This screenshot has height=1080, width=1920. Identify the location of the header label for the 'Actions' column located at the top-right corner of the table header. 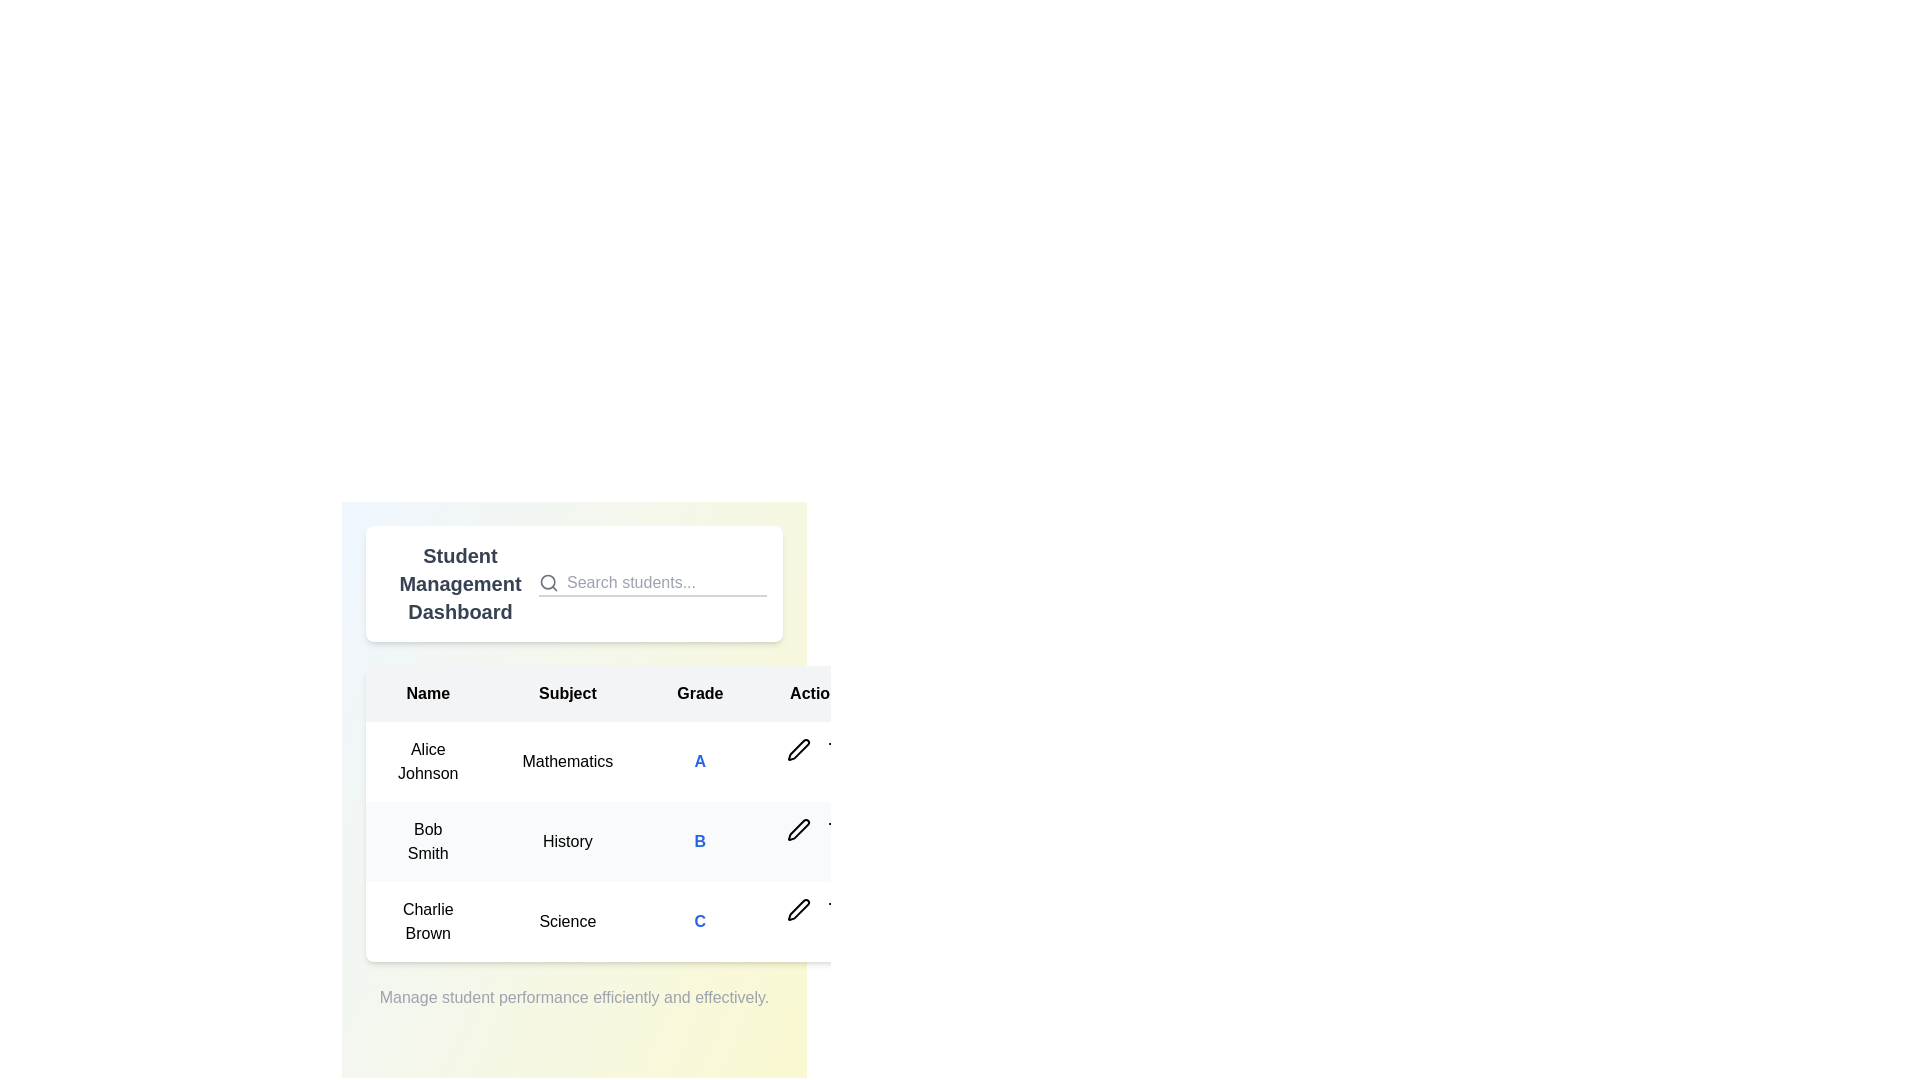
(819, 693).